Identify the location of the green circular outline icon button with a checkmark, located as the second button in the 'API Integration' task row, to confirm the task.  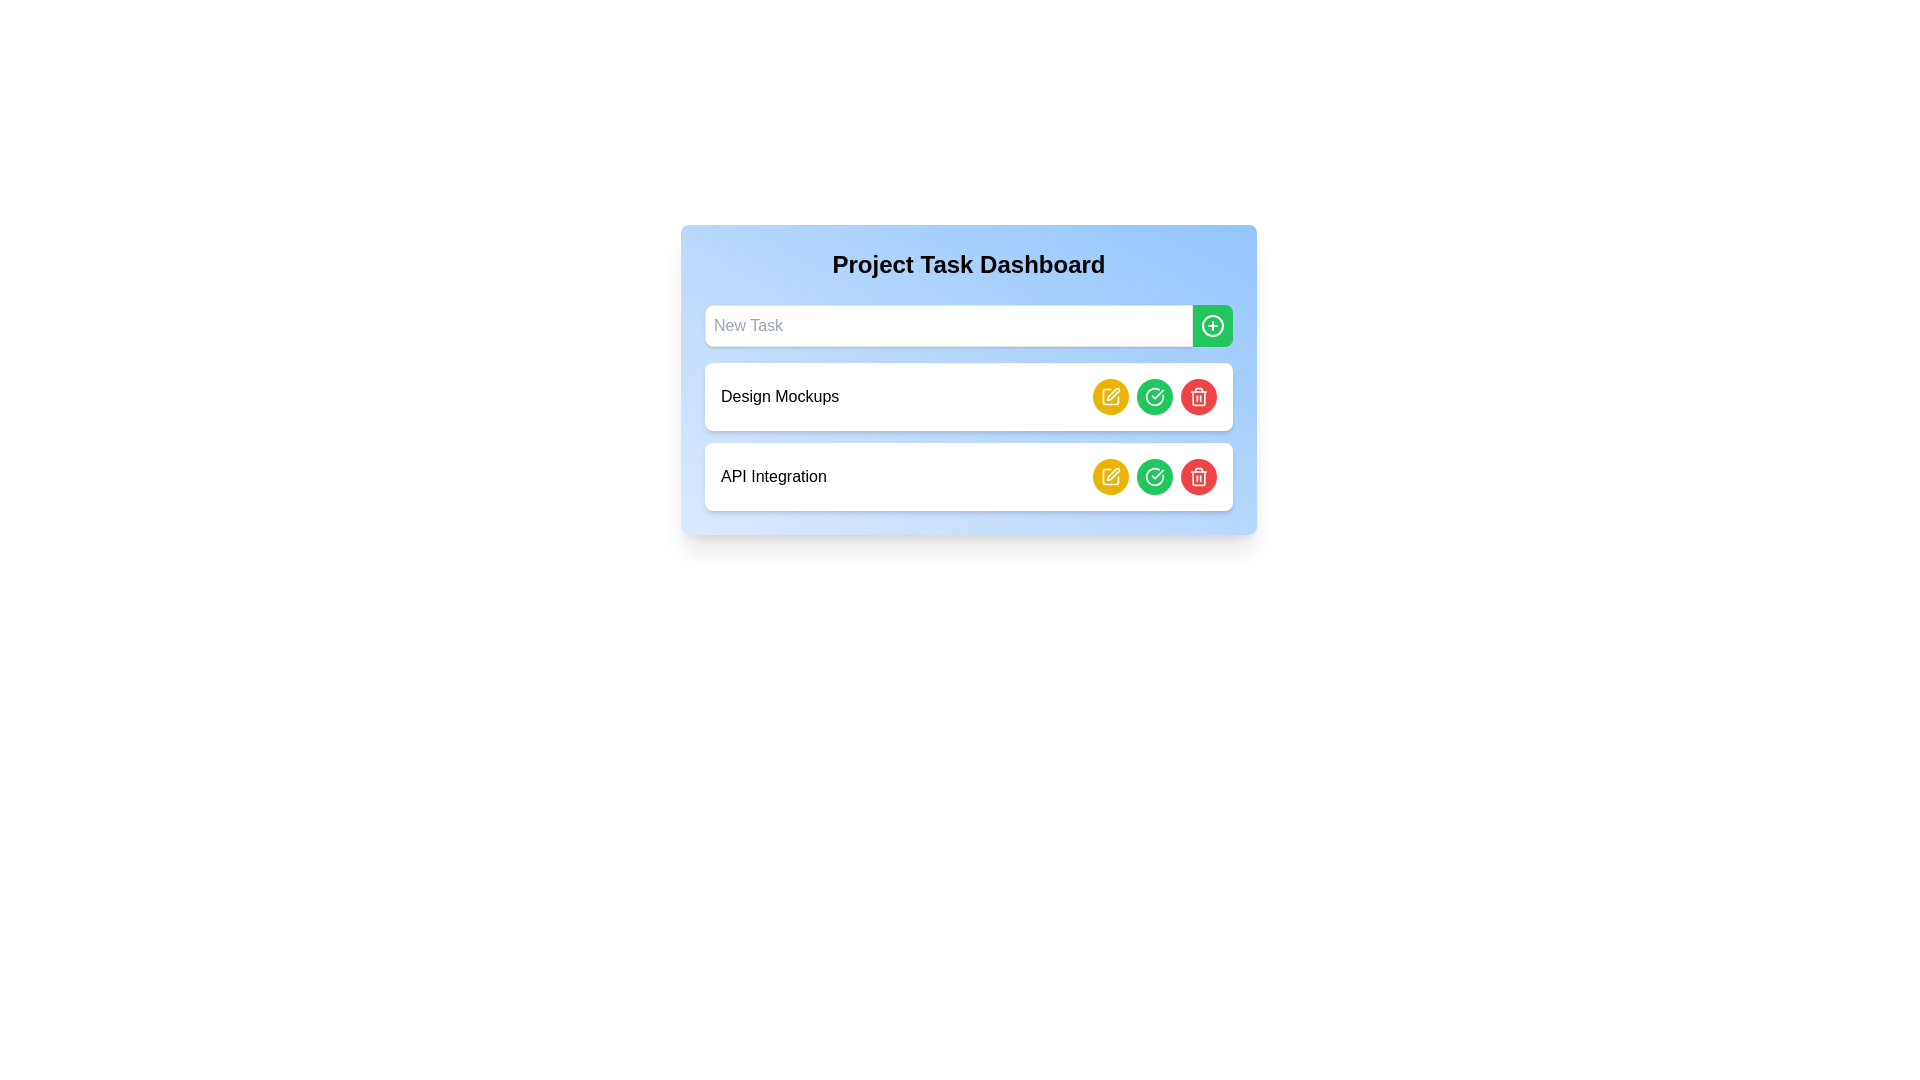
(1155, 397).